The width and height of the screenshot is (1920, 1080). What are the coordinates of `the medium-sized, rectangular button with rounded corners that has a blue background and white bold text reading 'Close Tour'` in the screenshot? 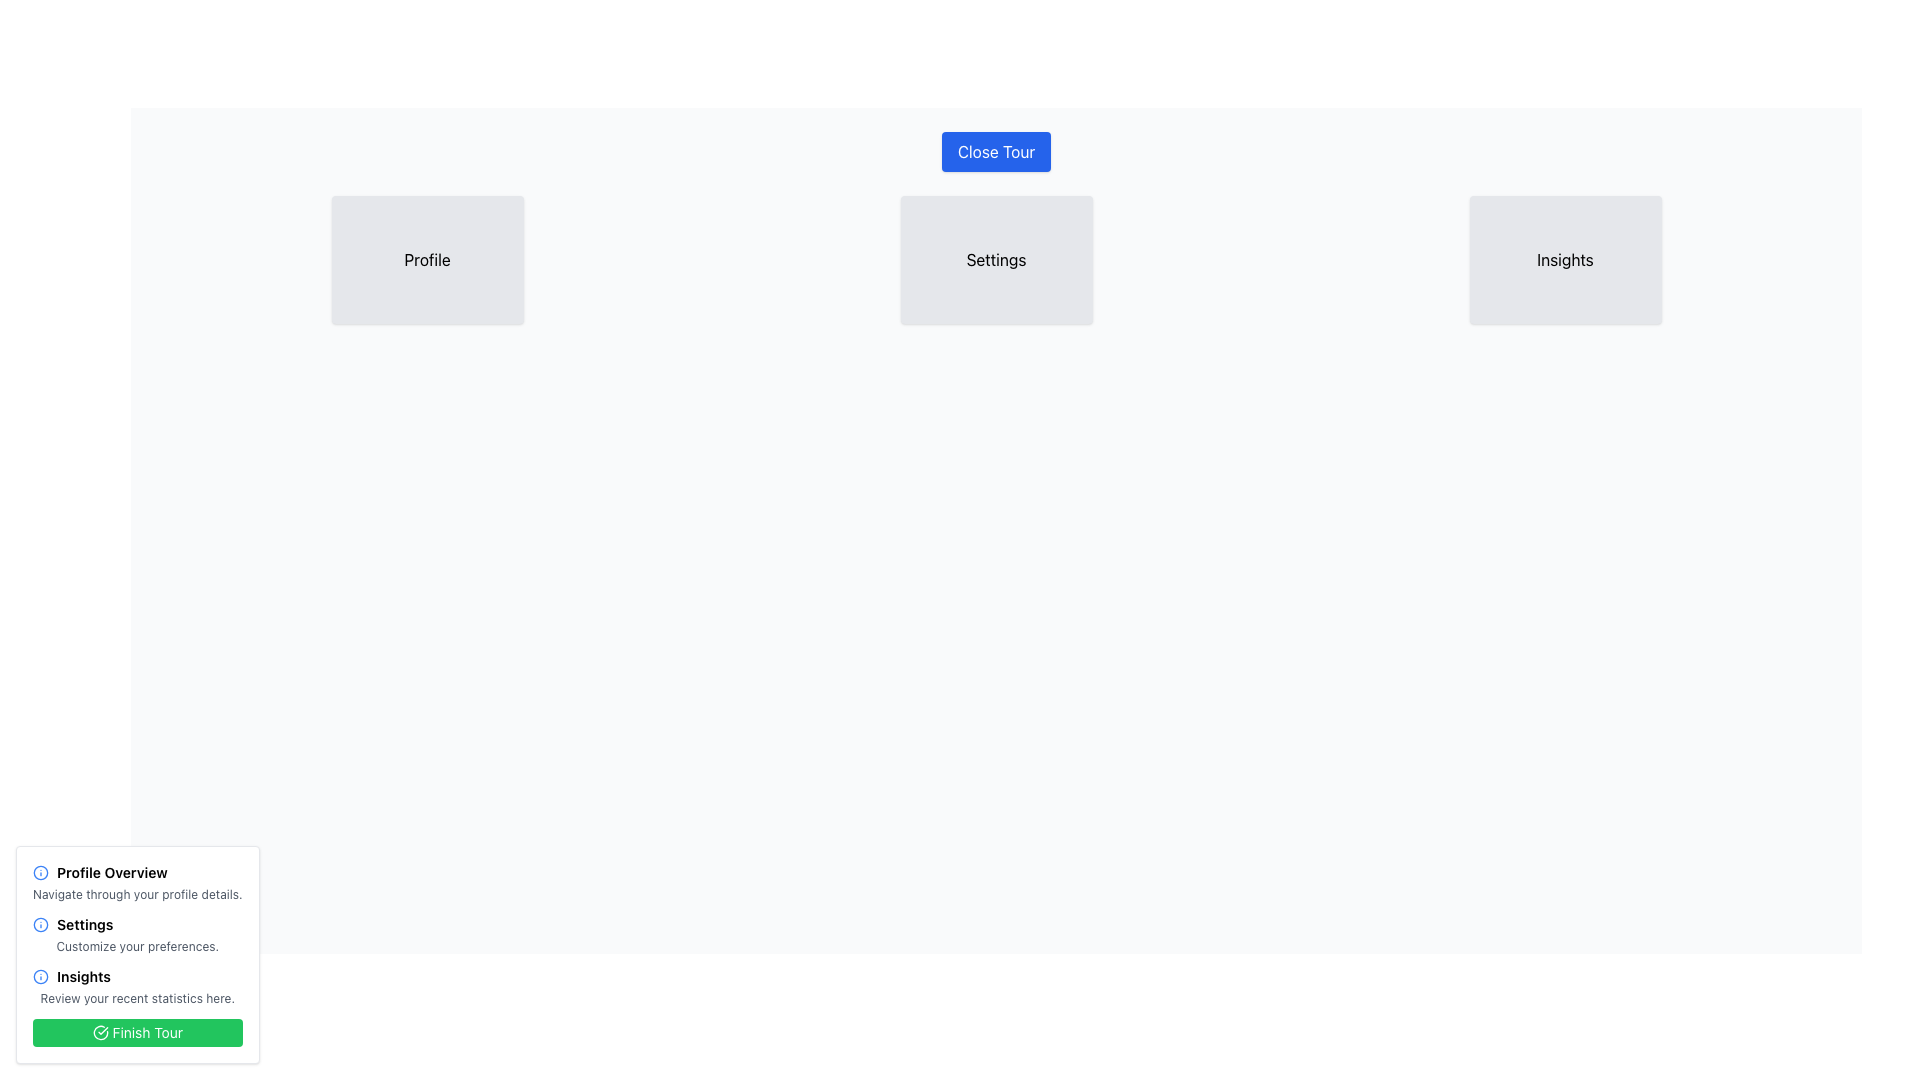 It's located at (996, 150).